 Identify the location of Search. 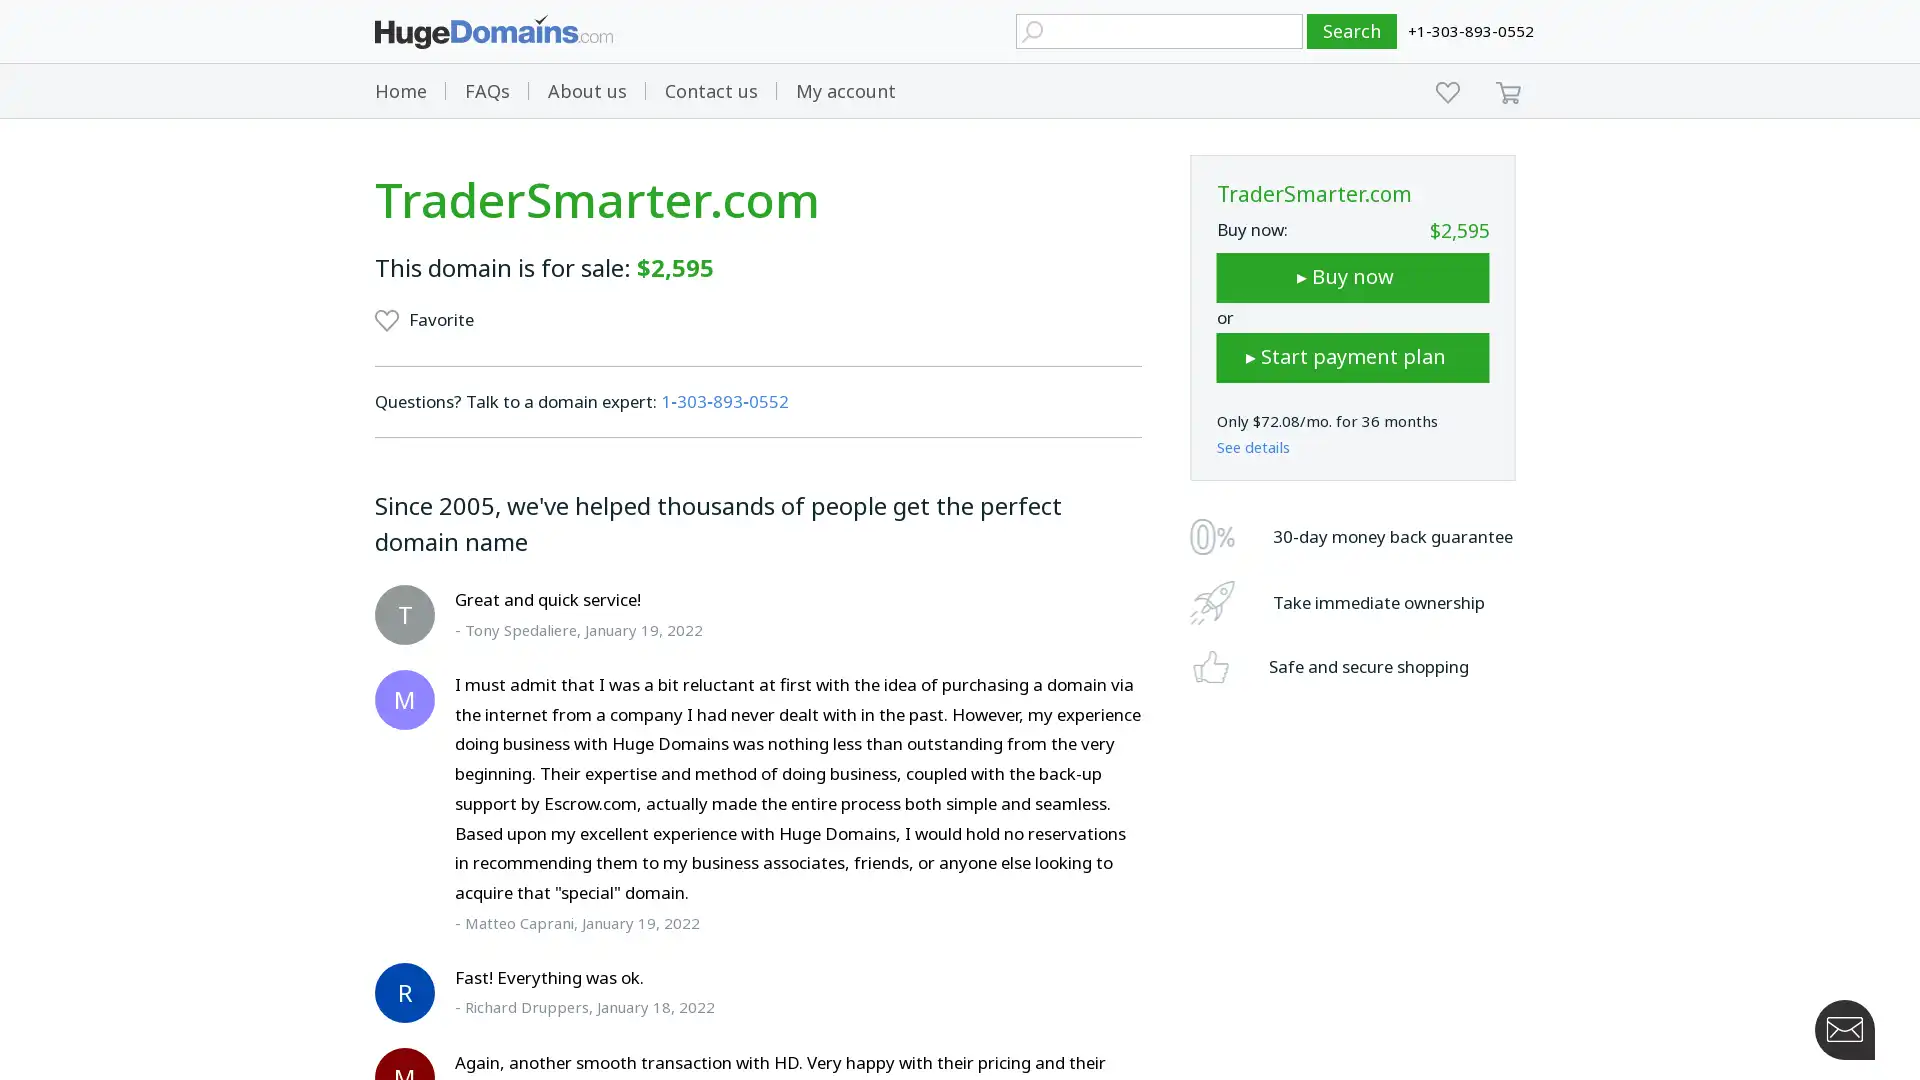
(1352, 31).